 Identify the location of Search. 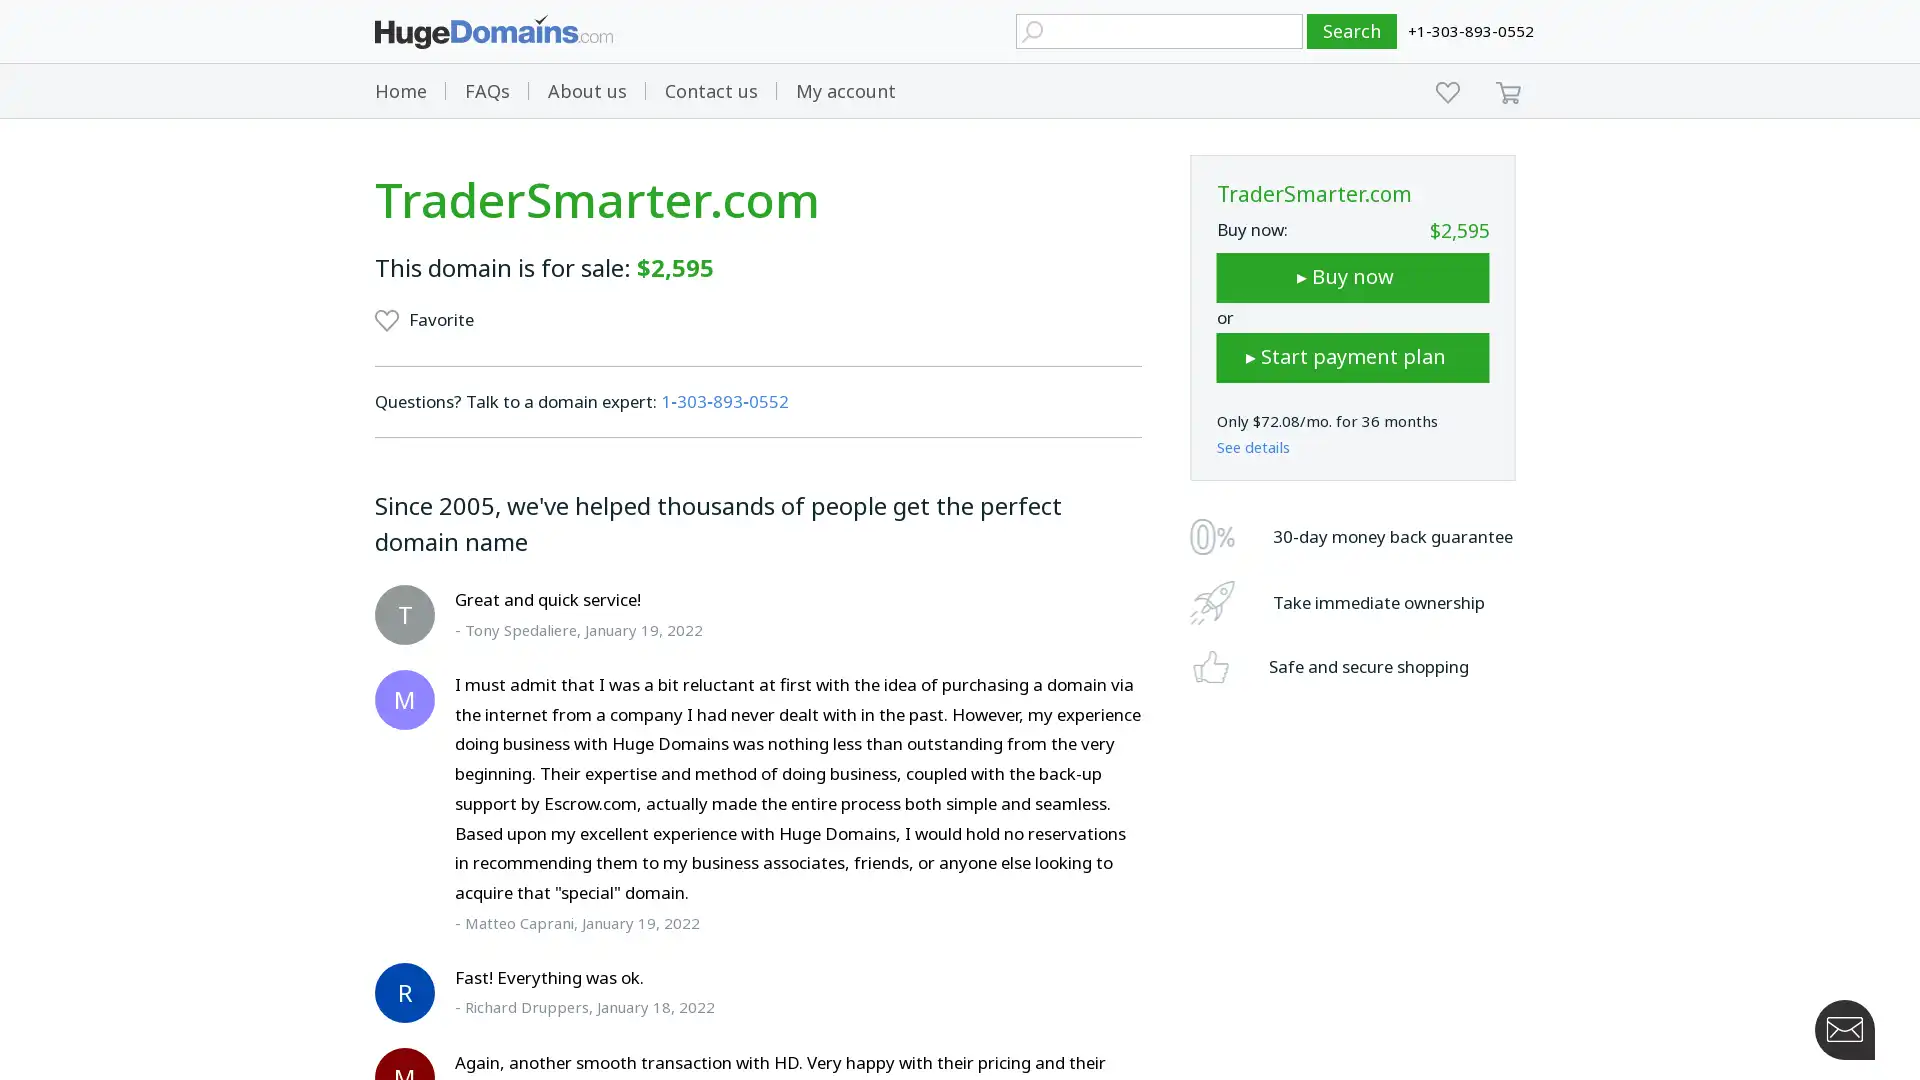
(1352, 31).